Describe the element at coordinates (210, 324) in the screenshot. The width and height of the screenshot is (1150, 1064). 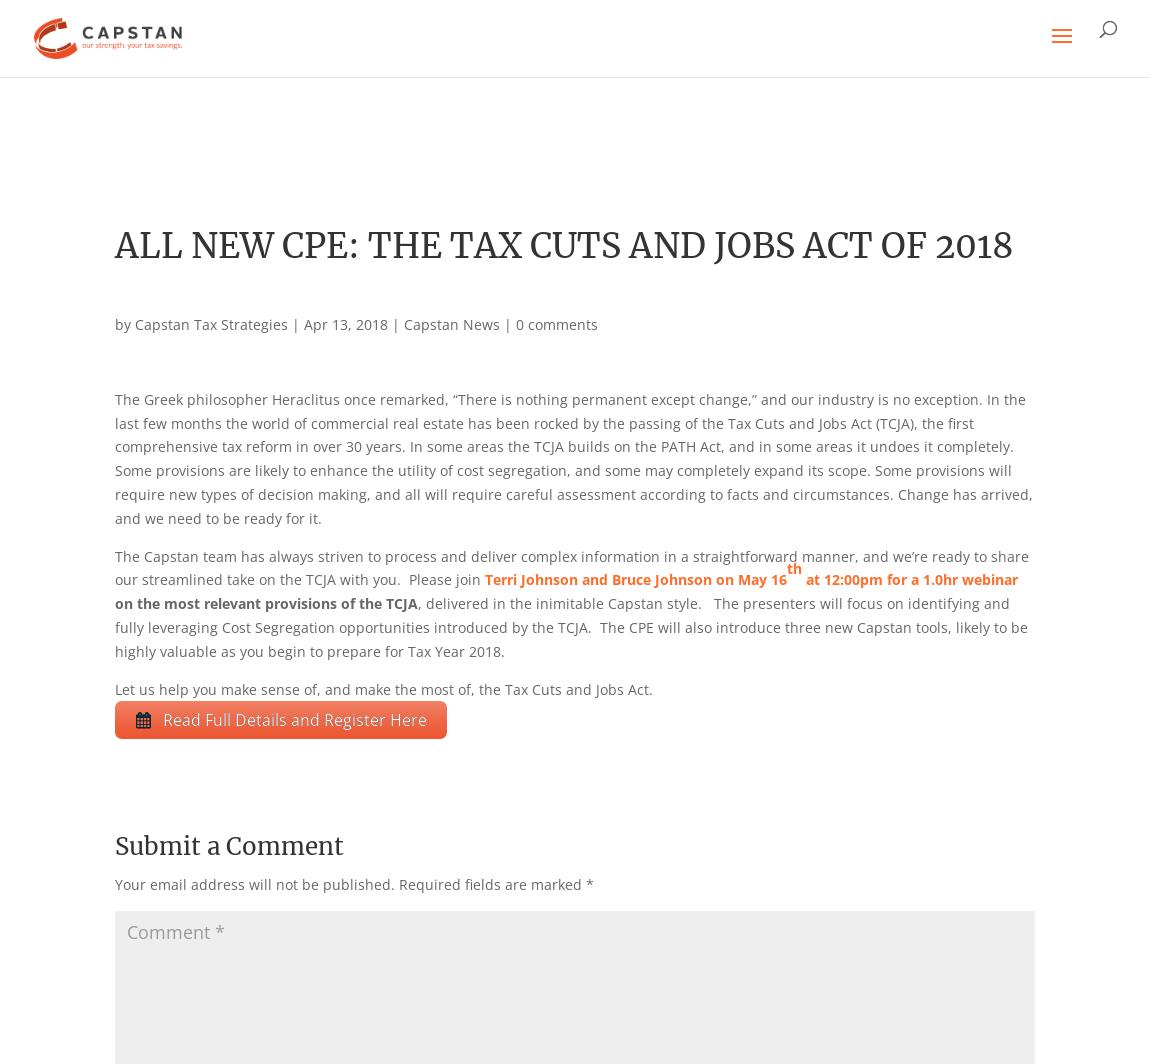
I see `'Capstan Tax Strategies'` at that location.